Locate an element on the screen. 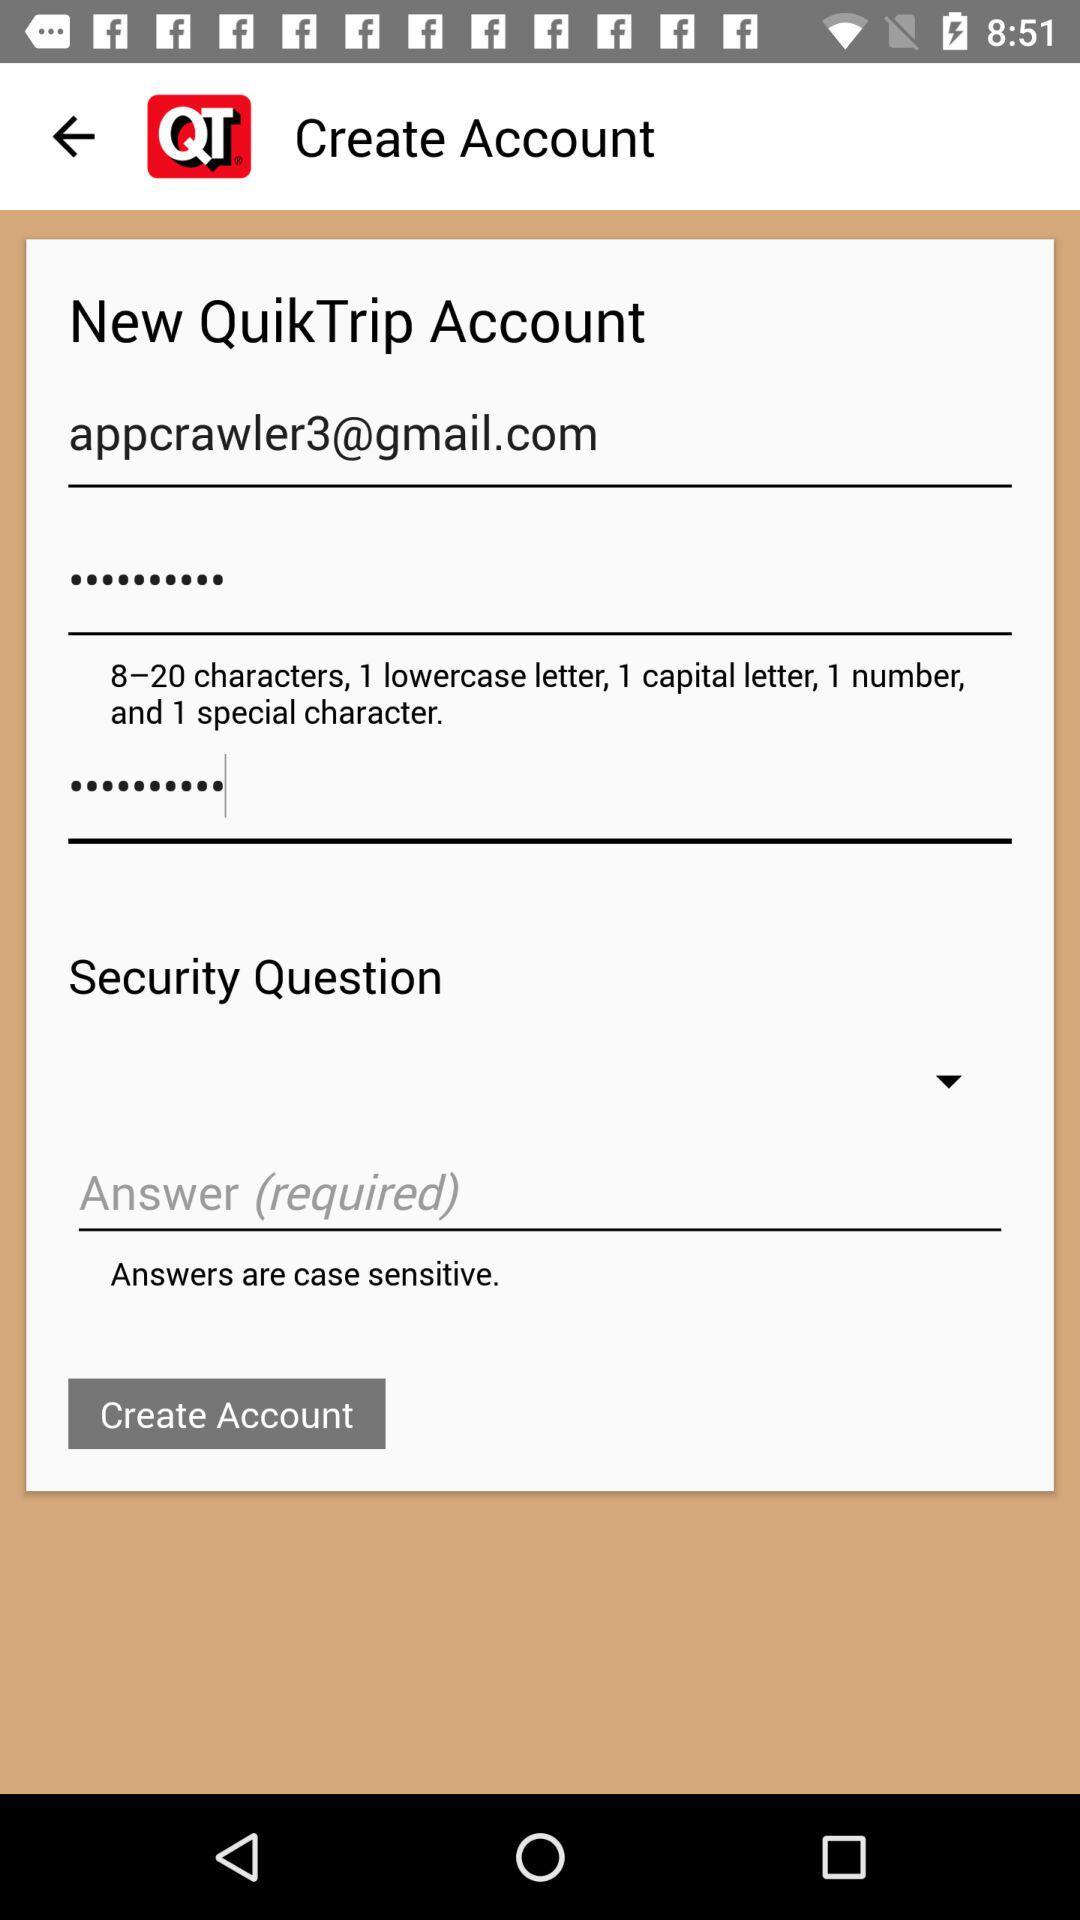 The width and height of the screenshot is (1080, 1920). icon above crowd#3116 item is located at coordinates (540, 441).